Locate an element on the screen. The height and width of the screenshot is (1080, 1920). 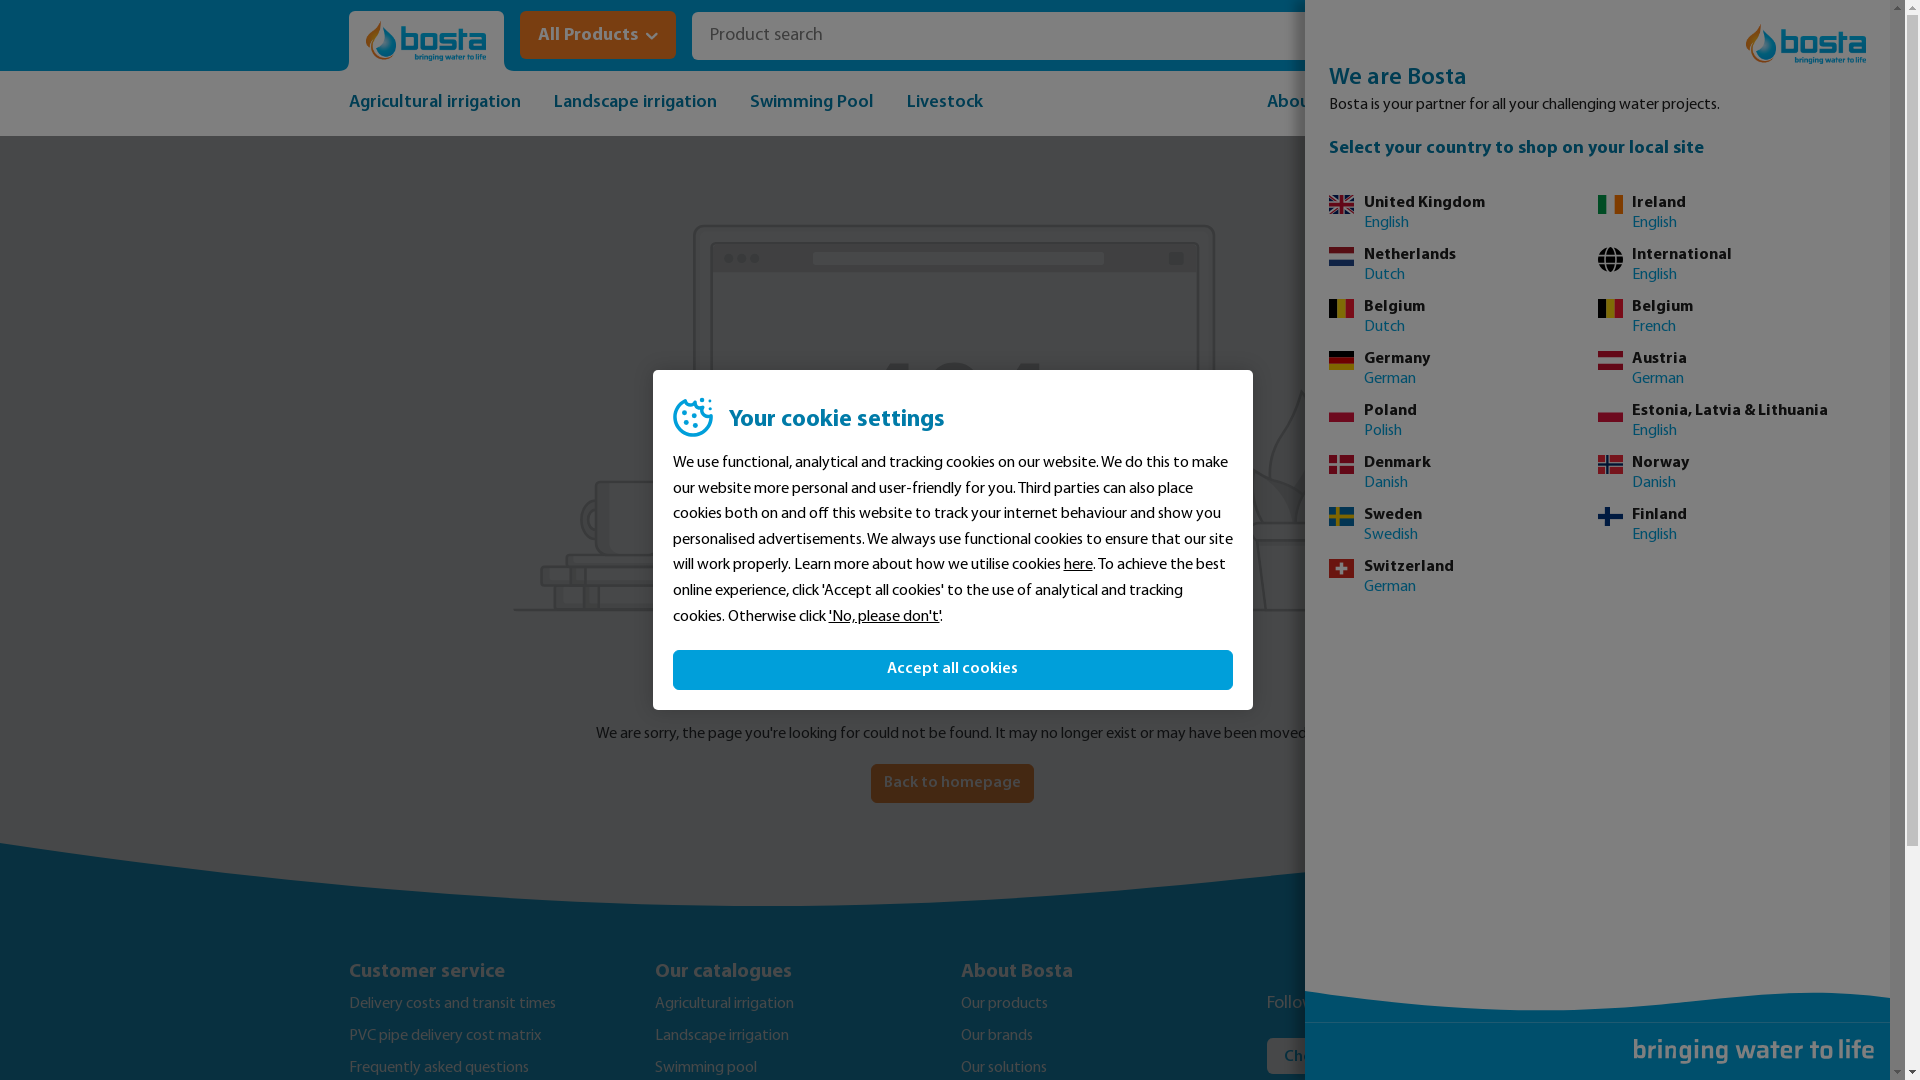
'About Bosta' is located at coordinates (1316, 103).